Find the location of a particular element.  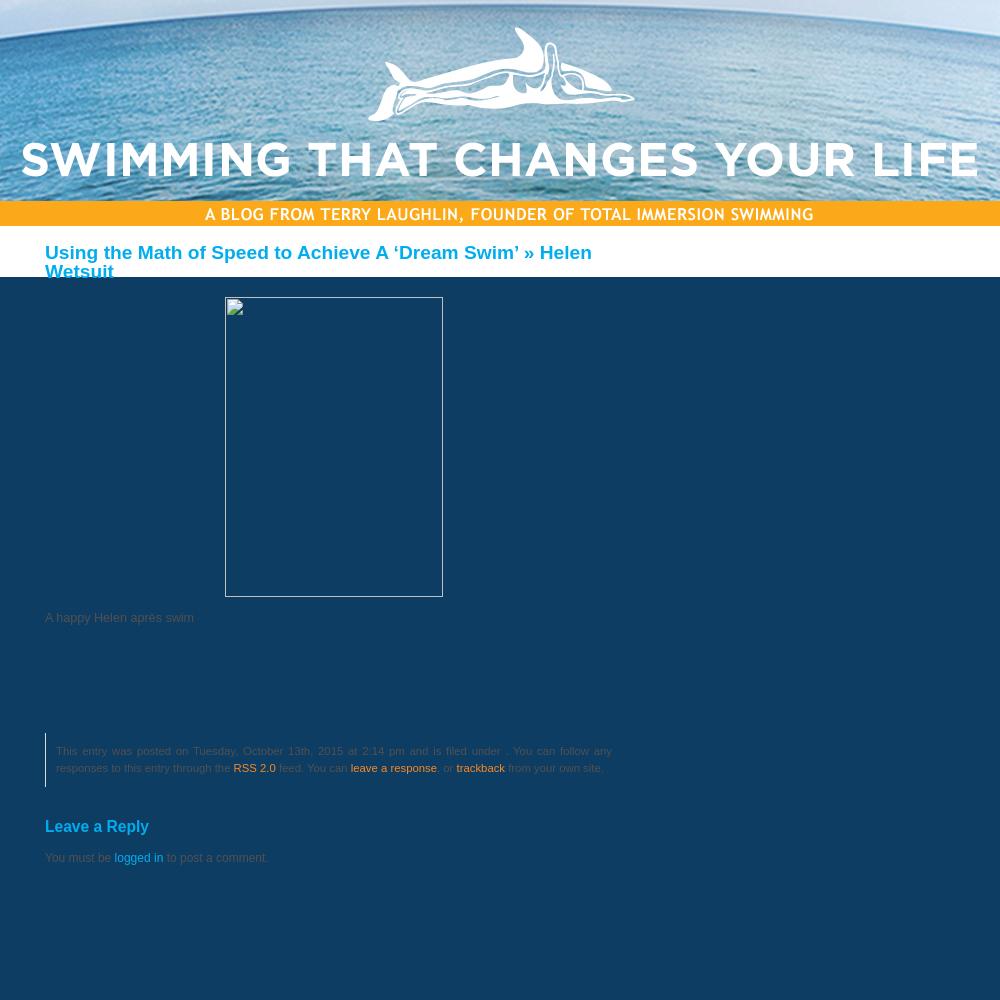

'This entry was posted on Tuesday, October 13th, 2015 at 2:14 pm						and is filed under .
												You can follow any responses to this entry through the' is located at coordinates (333, 759).